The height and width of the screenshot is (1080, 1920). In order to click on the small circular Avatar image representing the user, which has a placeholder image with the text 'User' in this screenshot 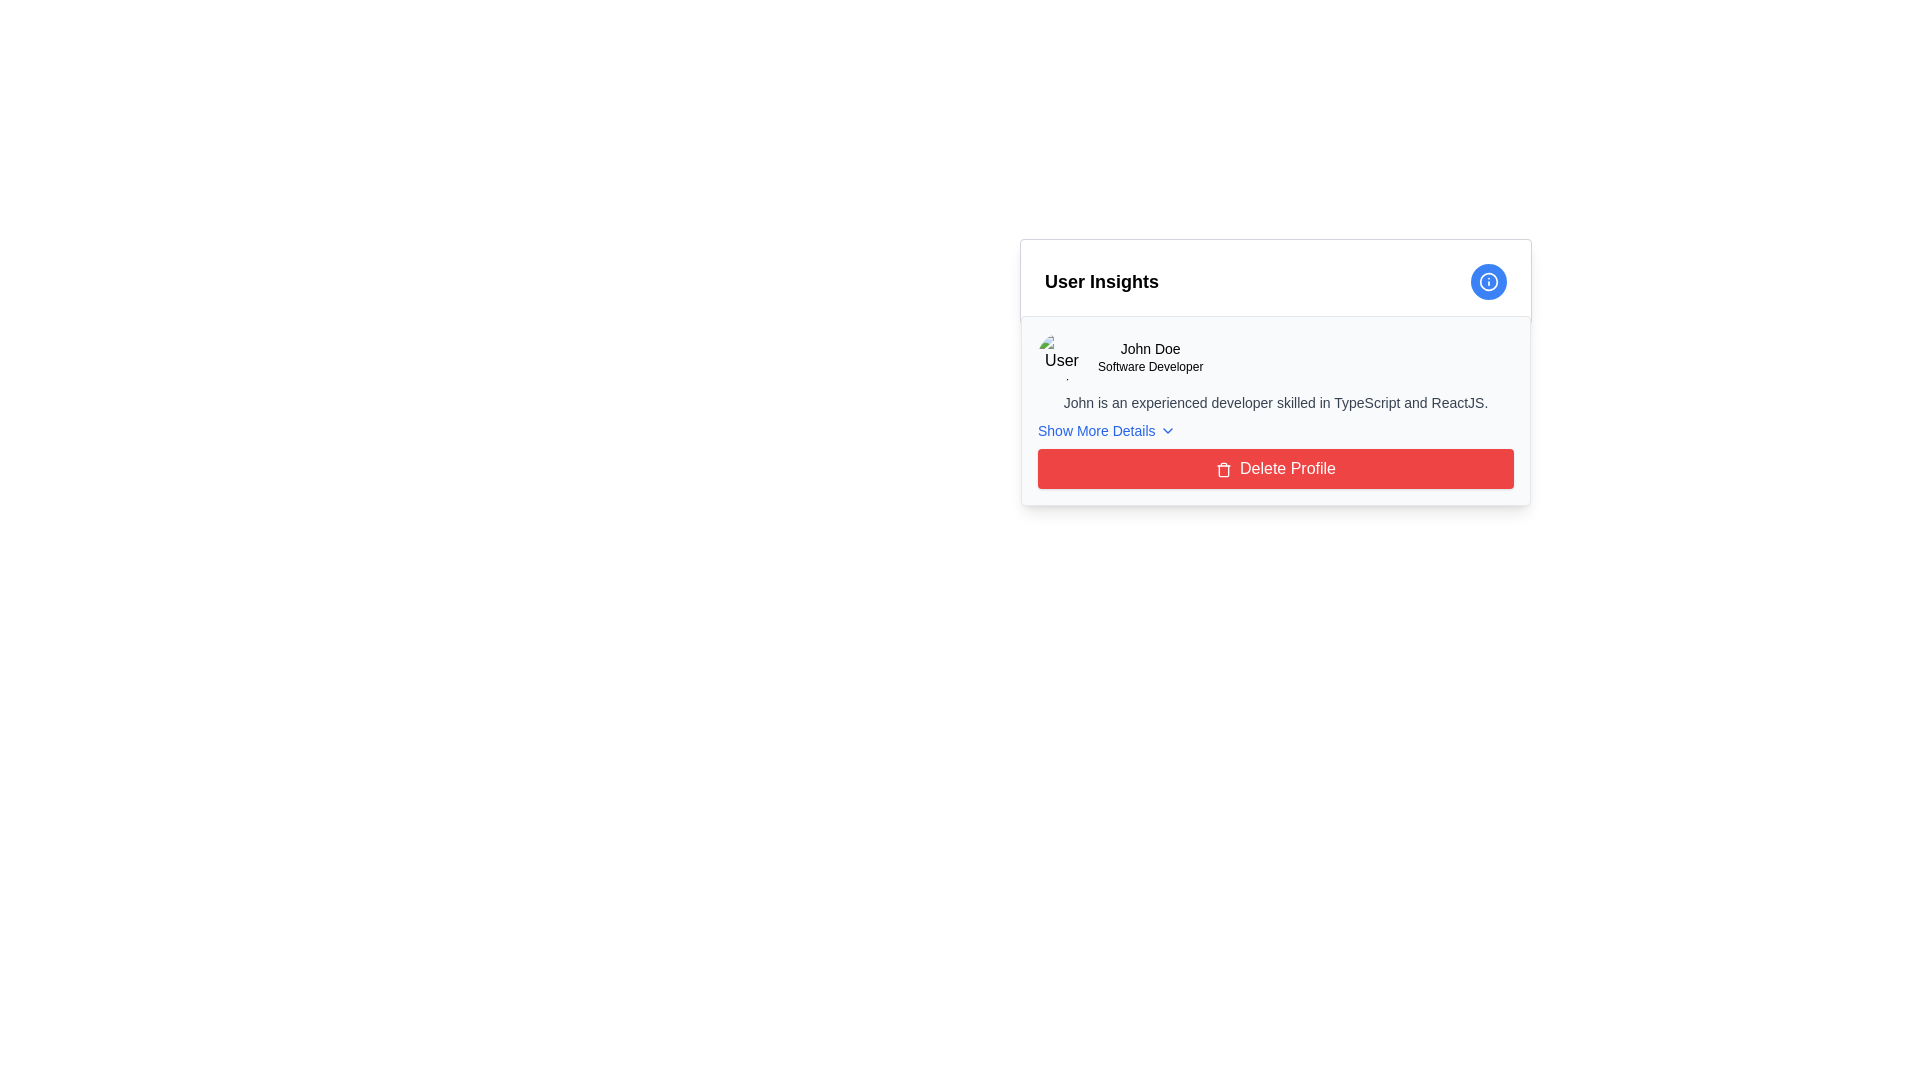, I will do `click(1060, 356)`.